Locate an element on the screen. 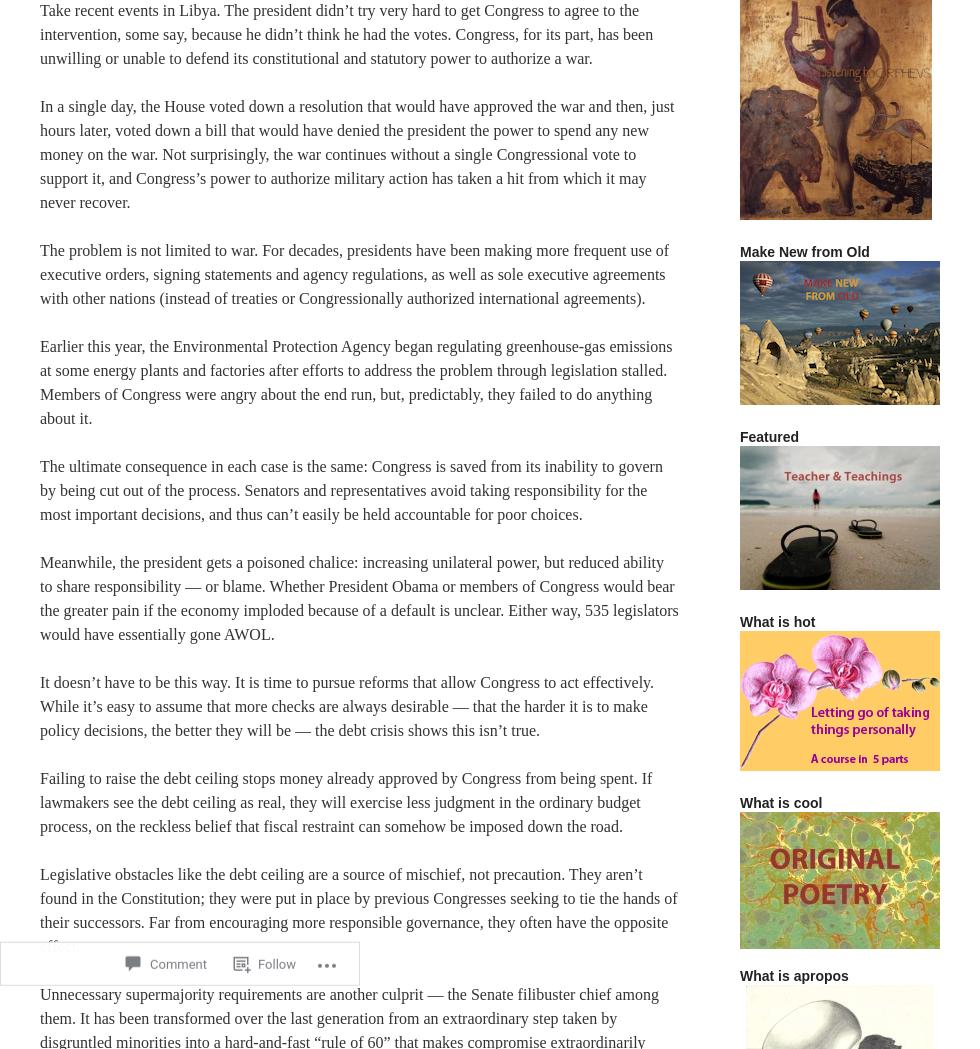 This screenshot has height=1049, width=980. 'Make New from Old' is located at coordinates (804, 250).